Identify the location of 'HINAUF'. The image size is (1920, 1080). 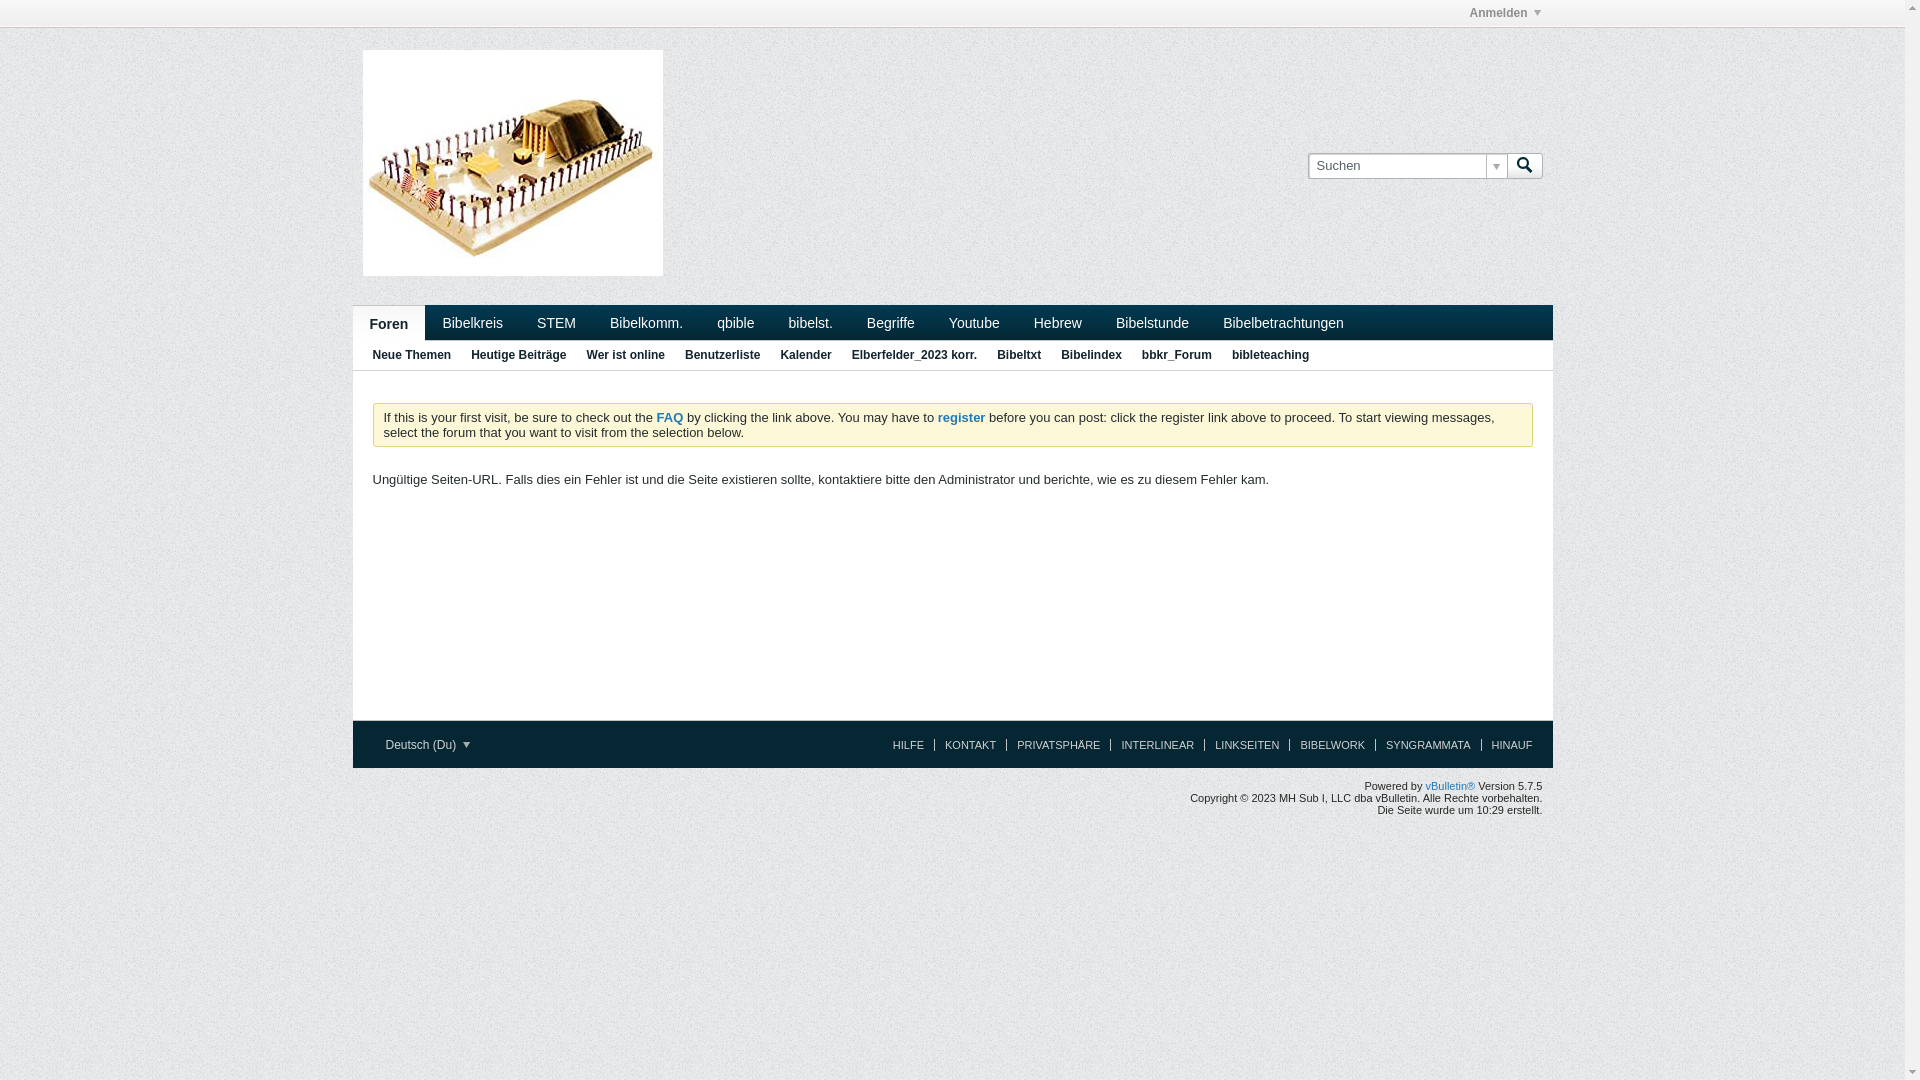
(1507, 744).